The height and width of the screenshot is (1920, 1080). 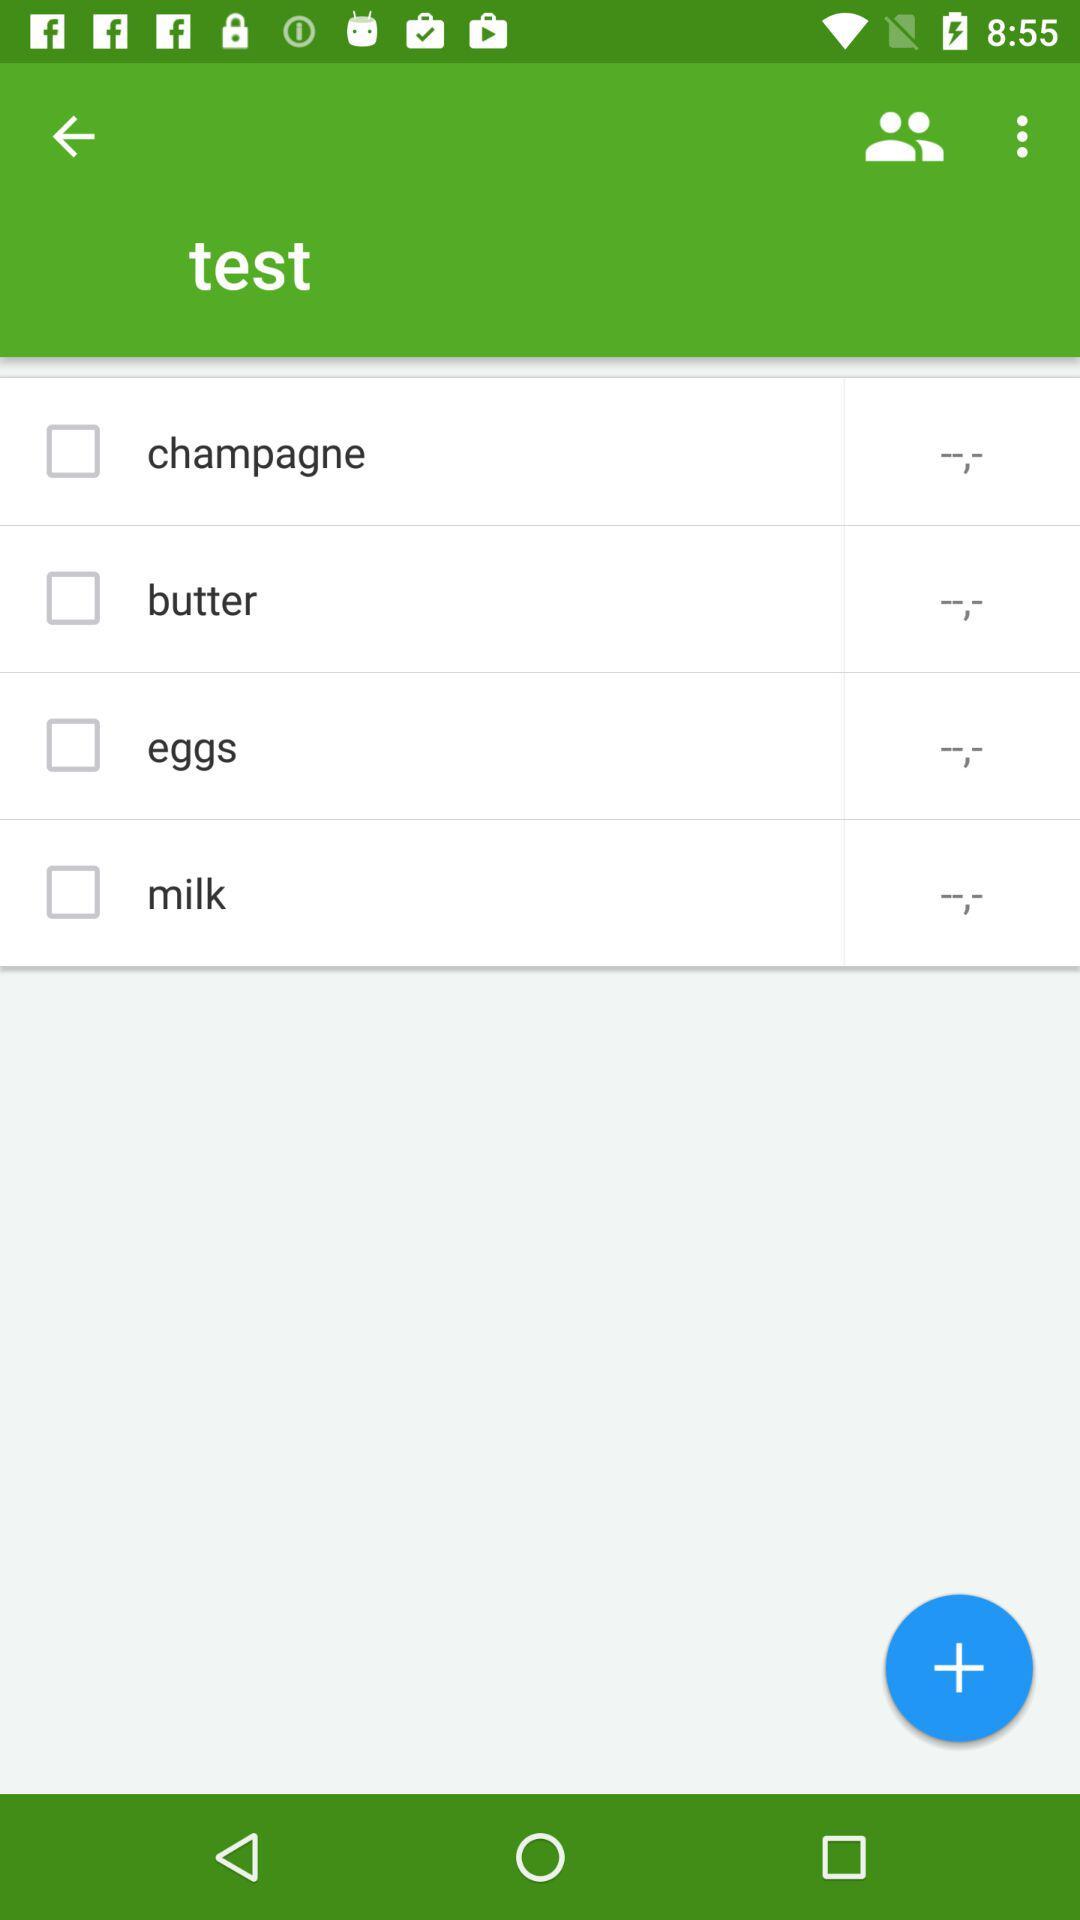 What do you see at coordinates (72, 135) in the screenshot?
I see `icon next to test` at bounding box center [72, 135].